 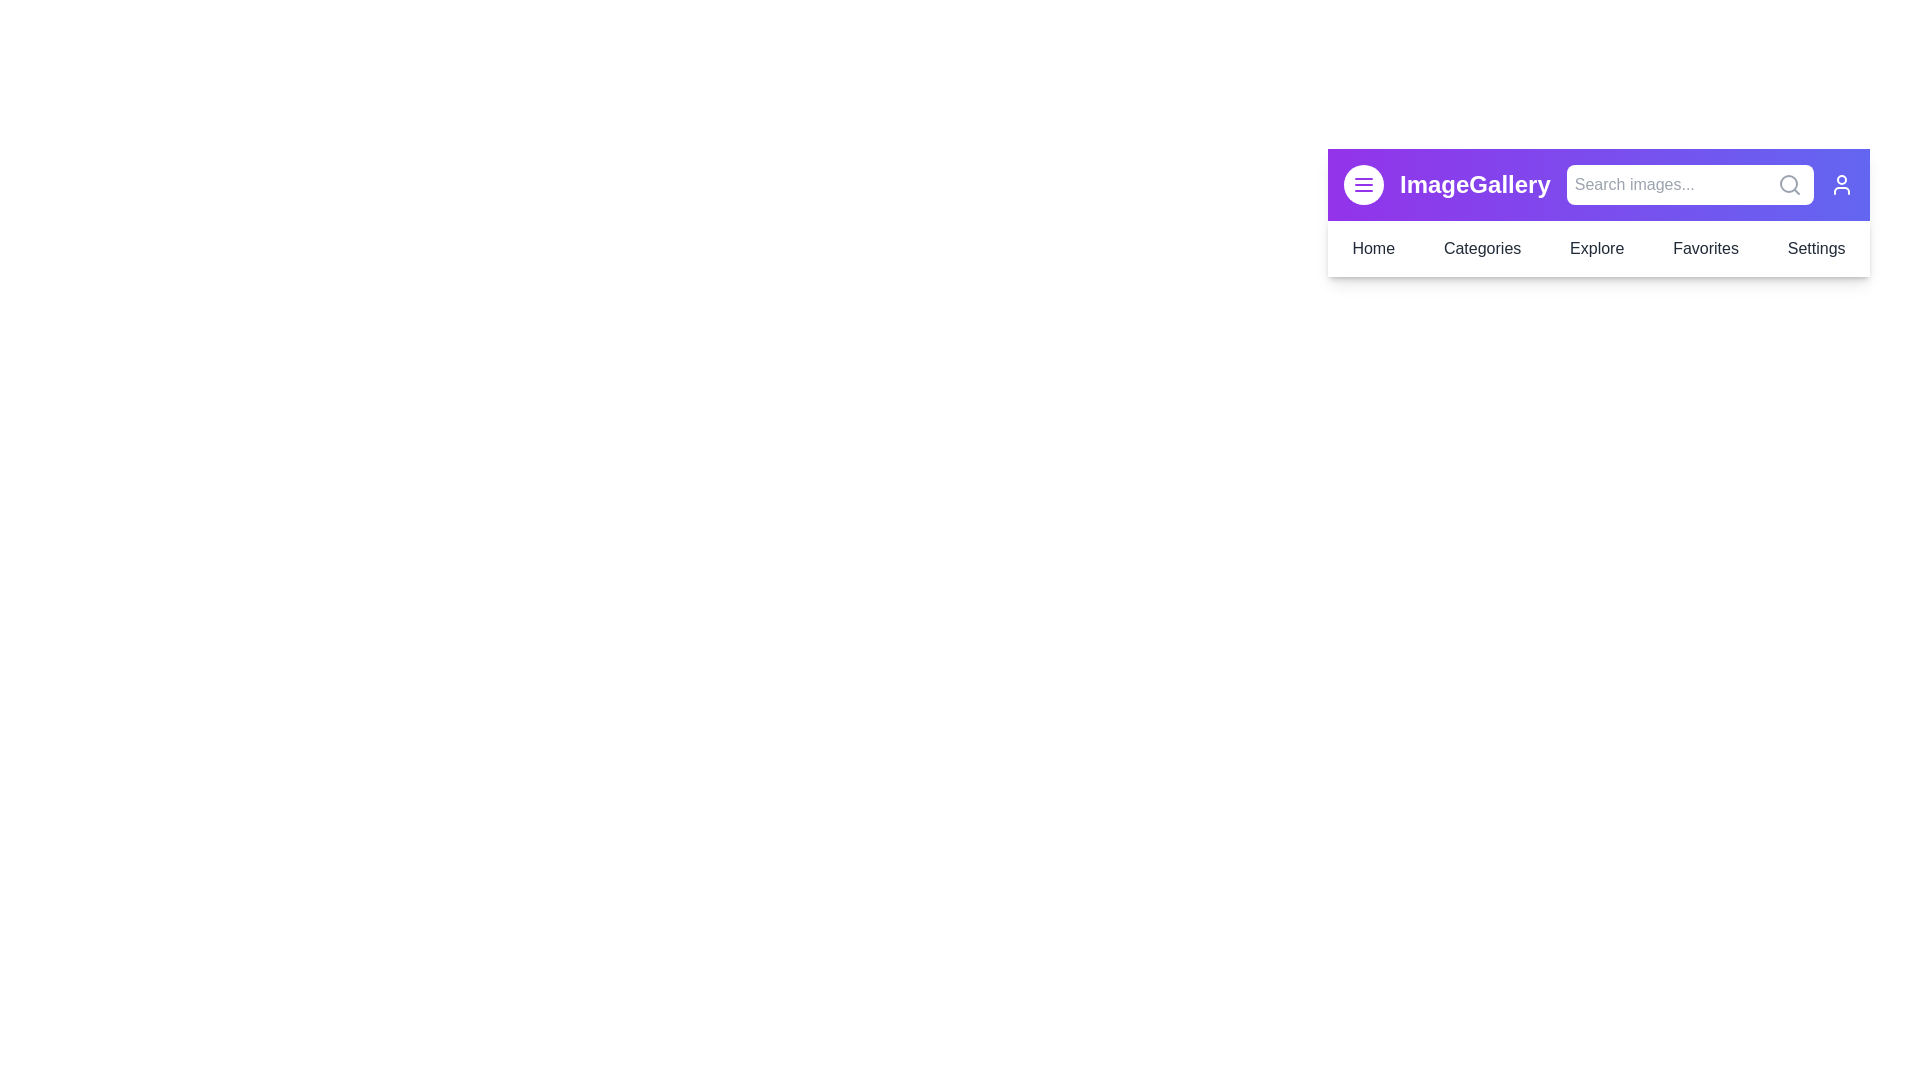 I want to click on the Home menu item in the navigation bar, so click(x=1372, y=248).